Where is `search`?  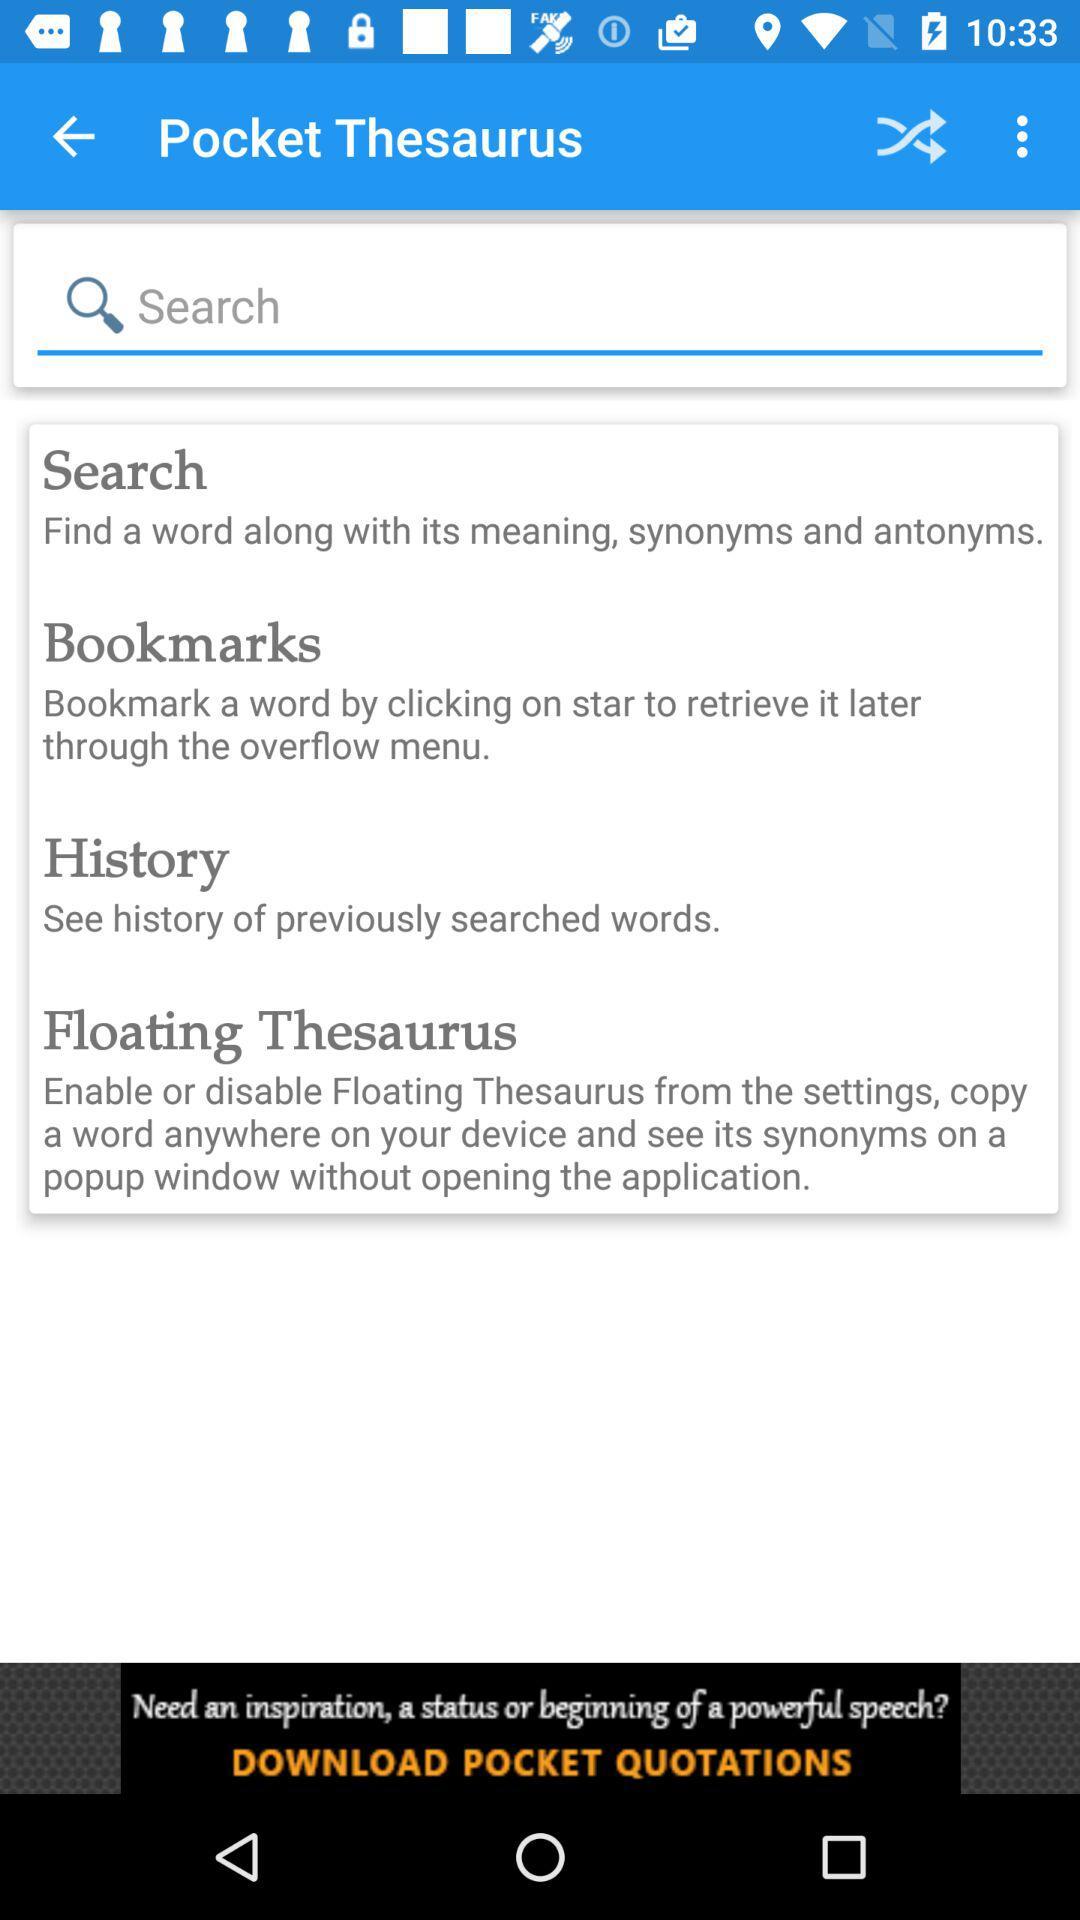 search is located at coordinates (540, 304).